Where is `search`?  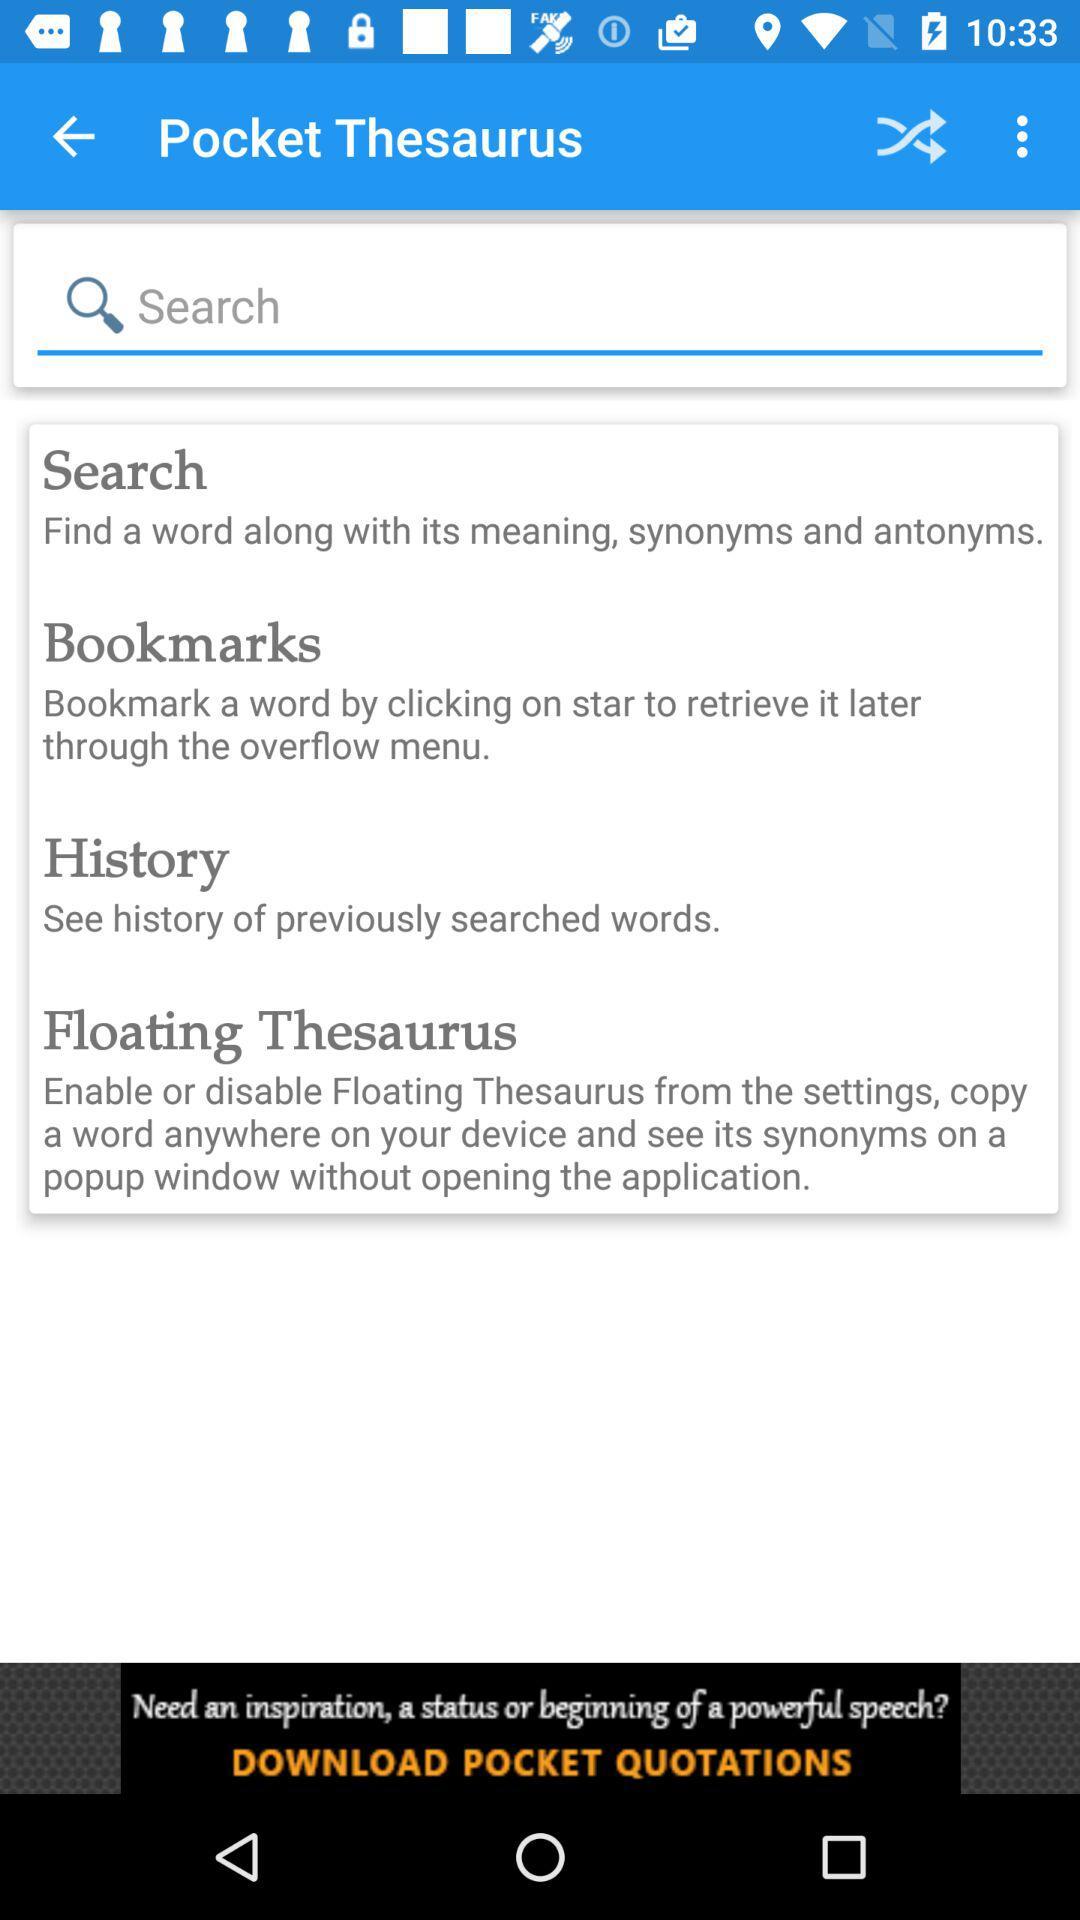 search is located at coordinates (540, 304).